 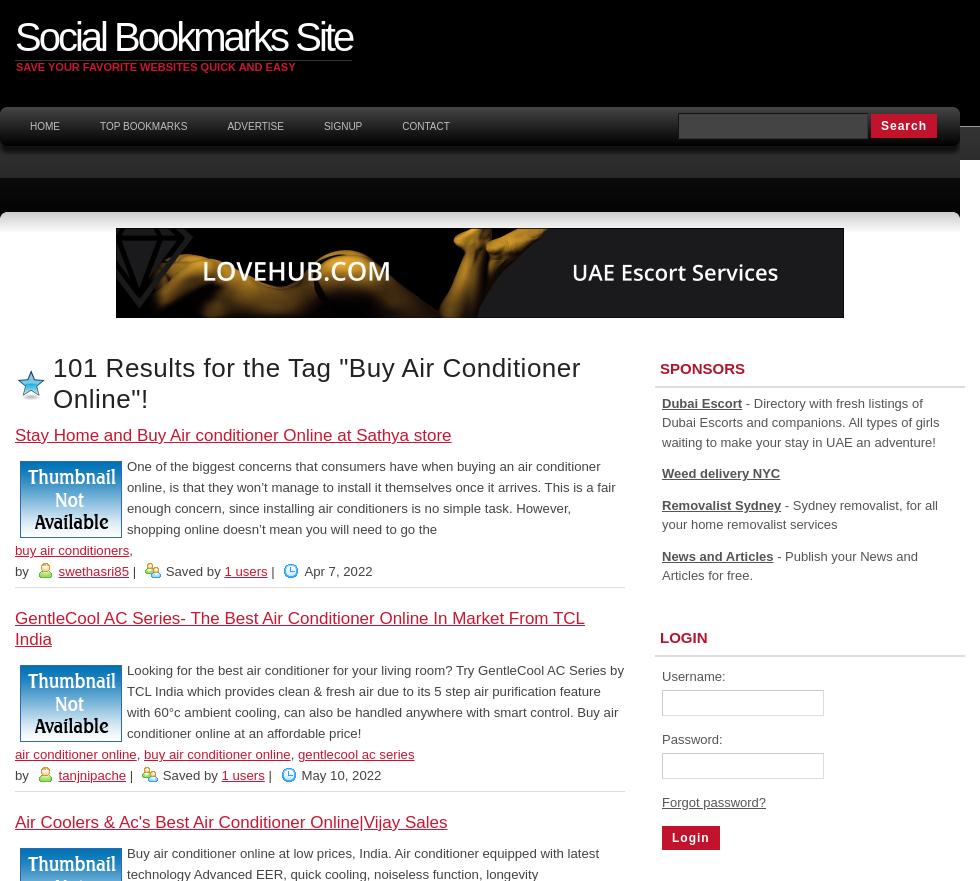 I want to click on 'Username:', so click(x=693, y=675).